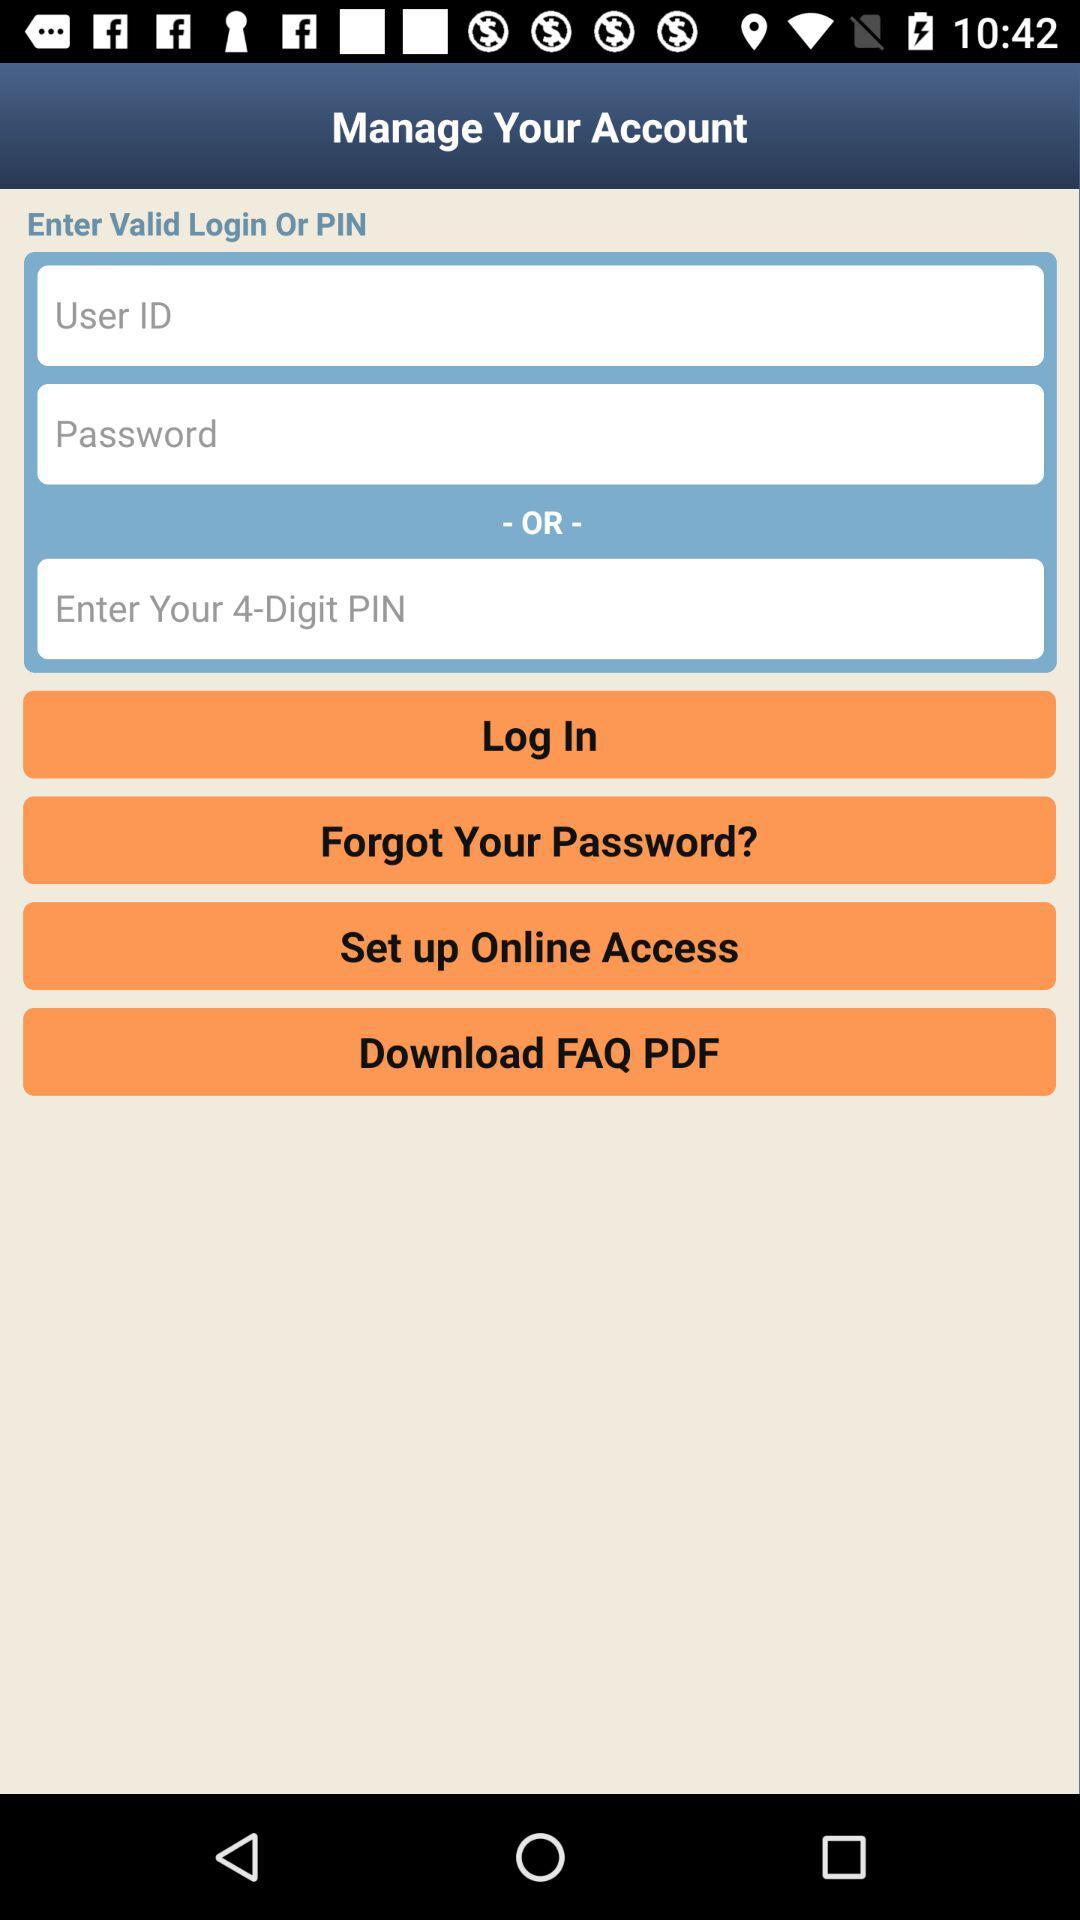 This screenshot has width=1080, height=1920. I want to click on enter valid login icon, so click(546, 223).